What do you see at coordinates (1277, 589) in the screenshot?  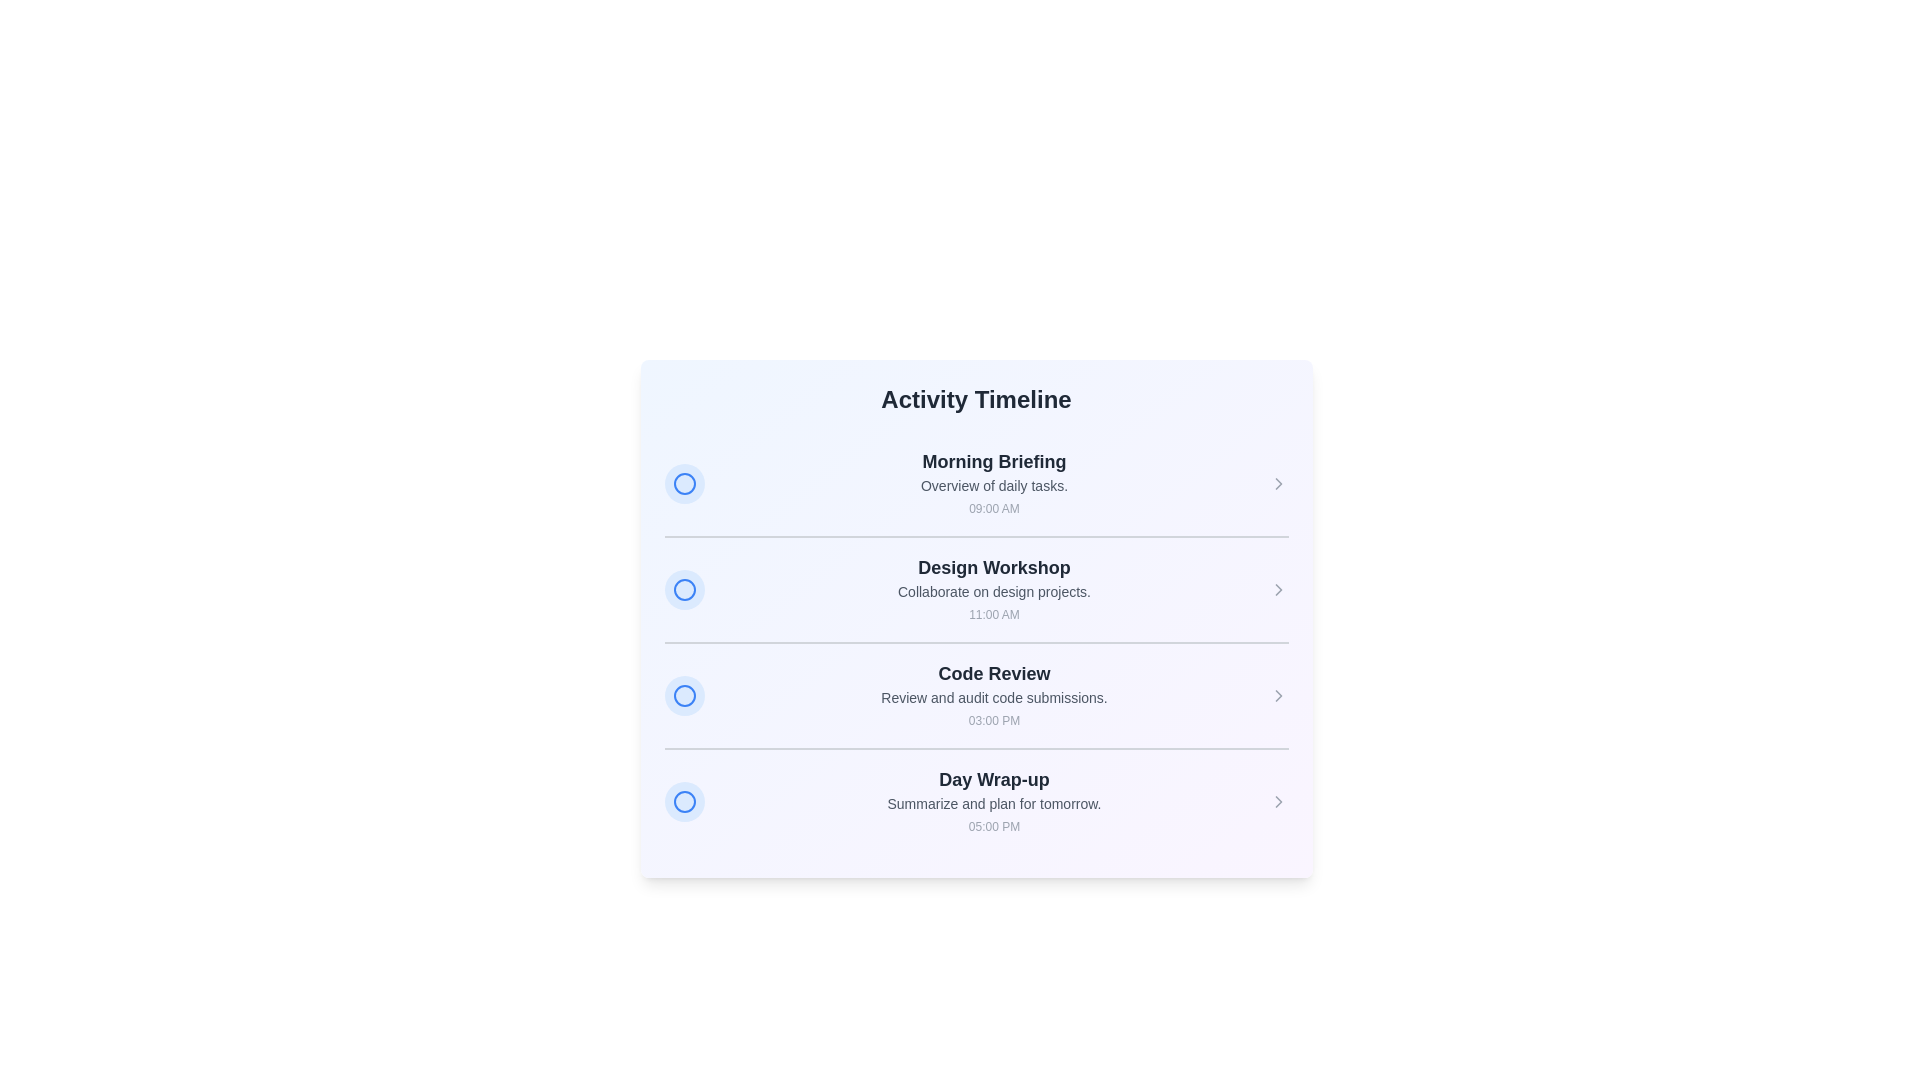 I see `the chevron arrow icon located to the far right of the 'Design Workshop' section in the Activity Timeline, which serves as a navigational indicator for accessing related content` at bounding box center [1277, 589].